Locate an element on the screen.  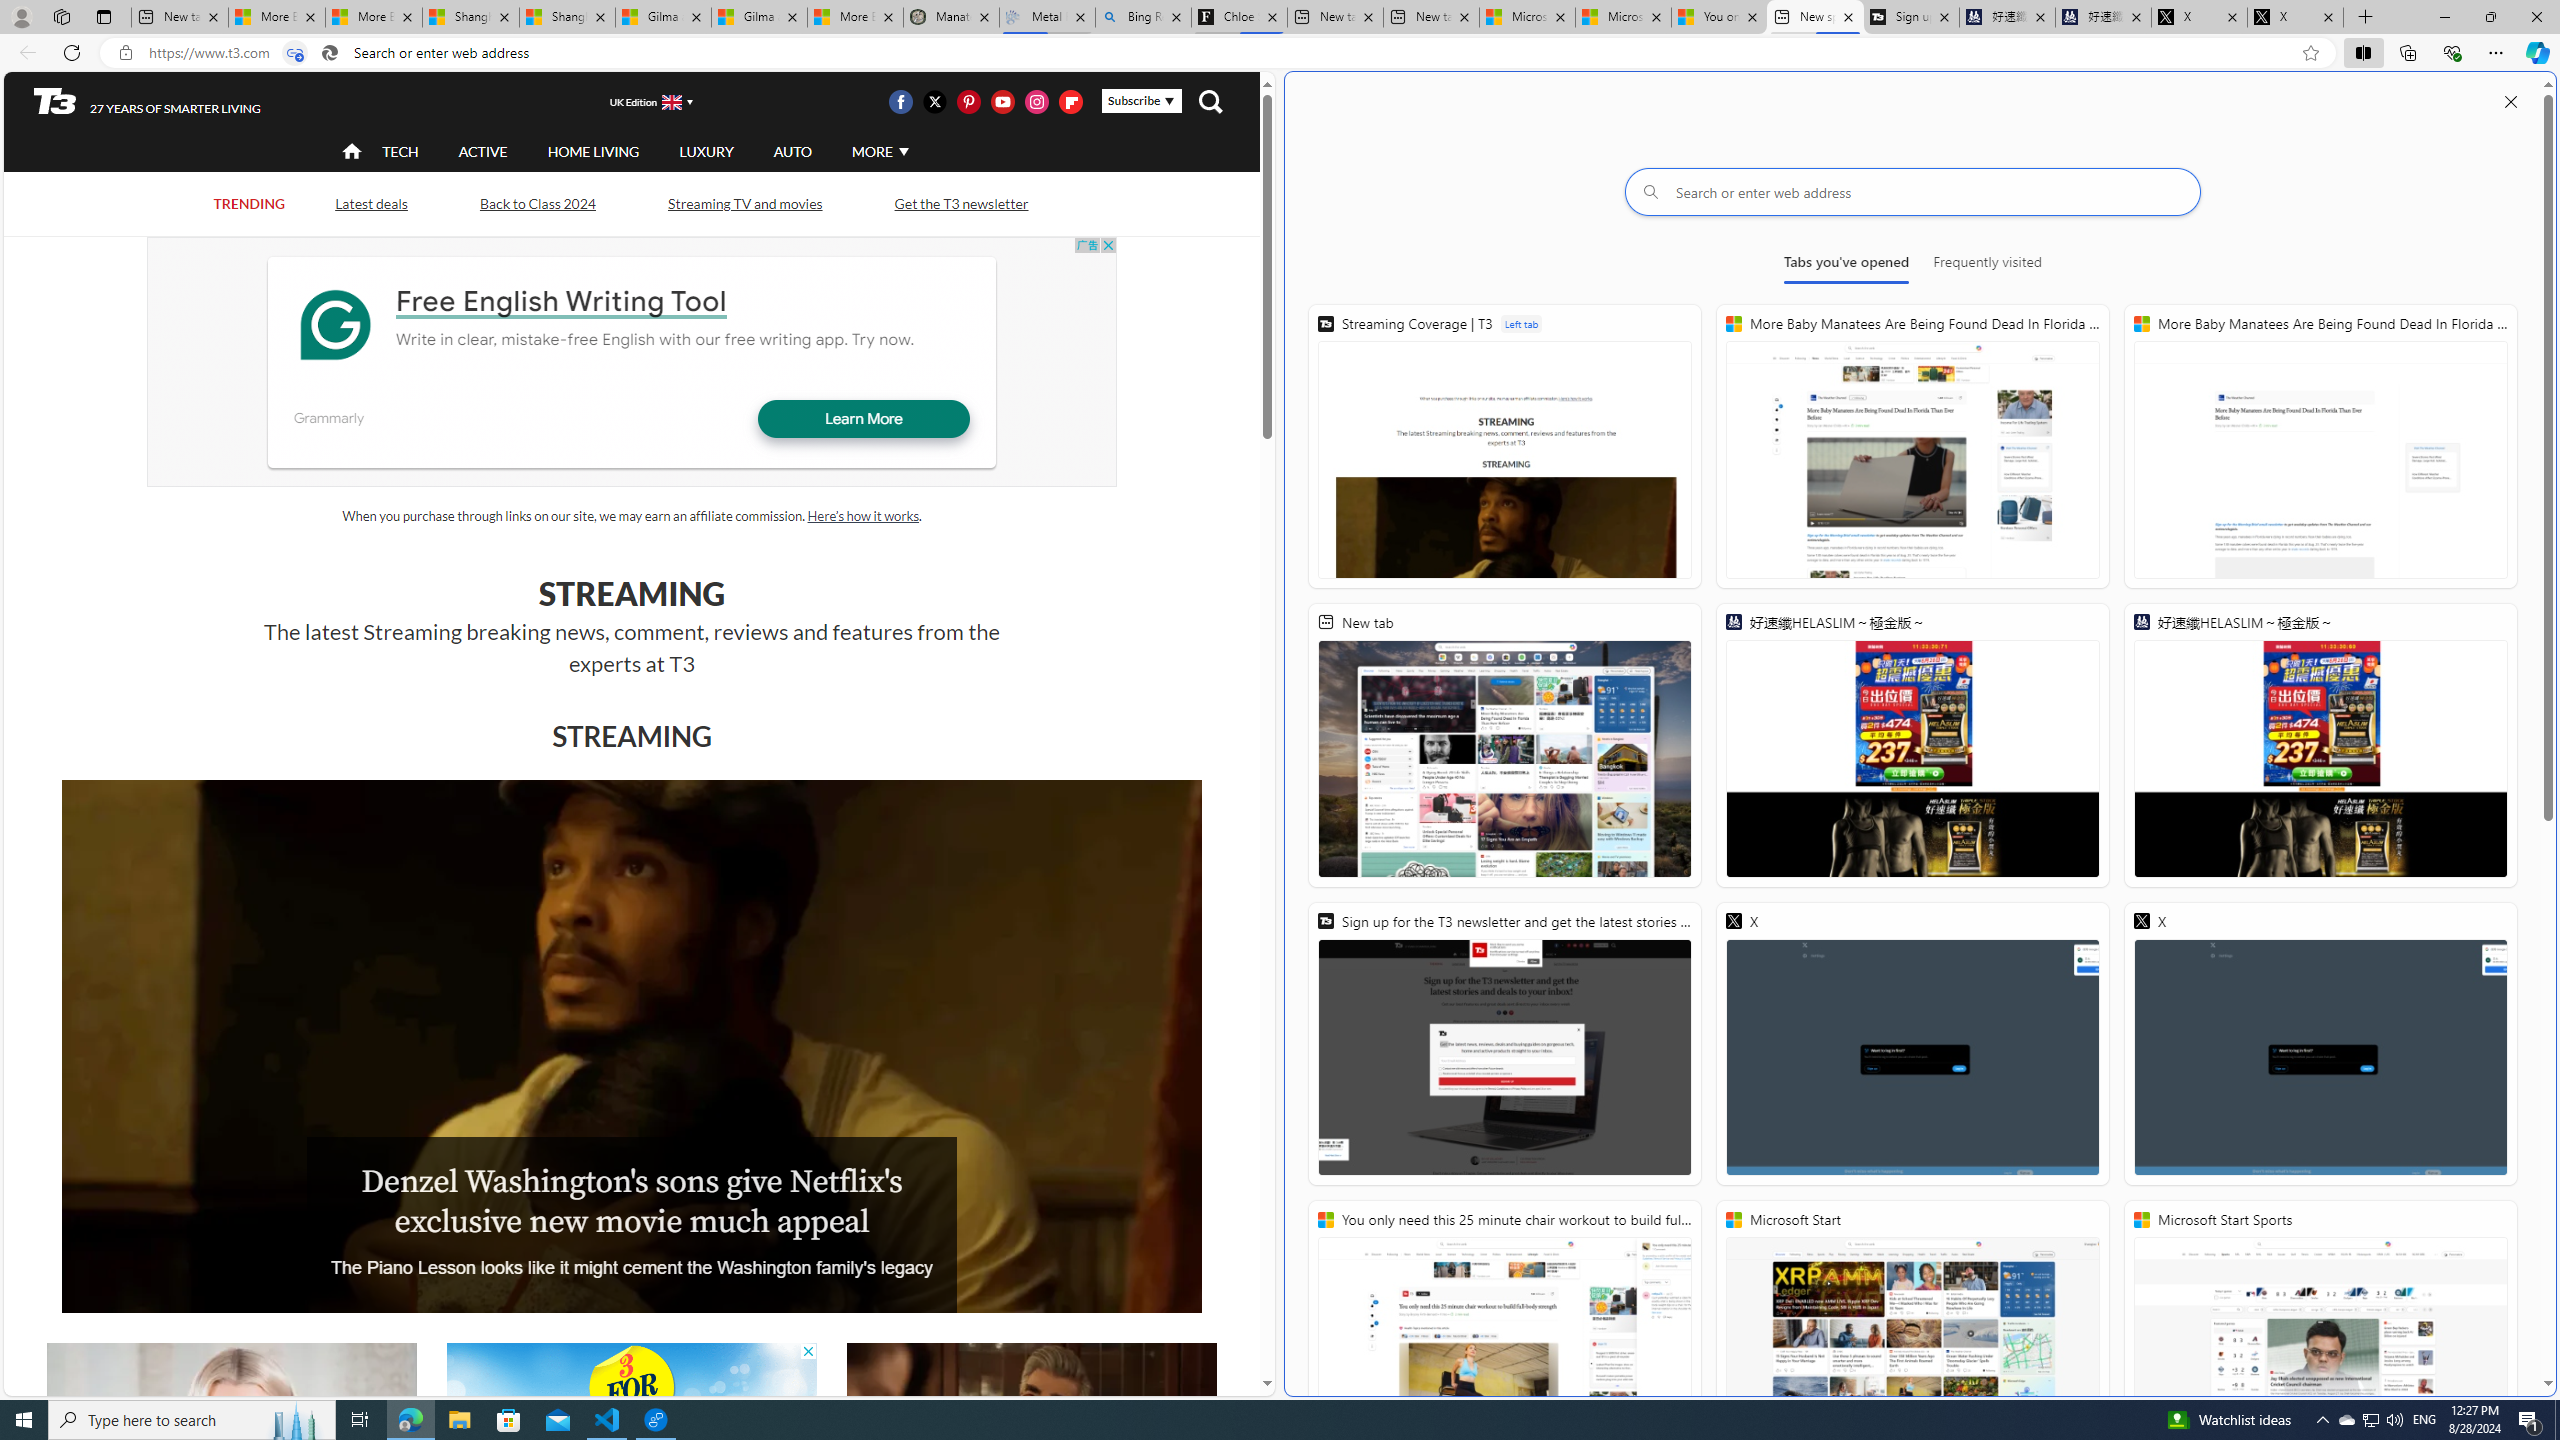
'Gilma and Hector both pose tropical trouble for Hawaii' is located at coordinates (759, 16).